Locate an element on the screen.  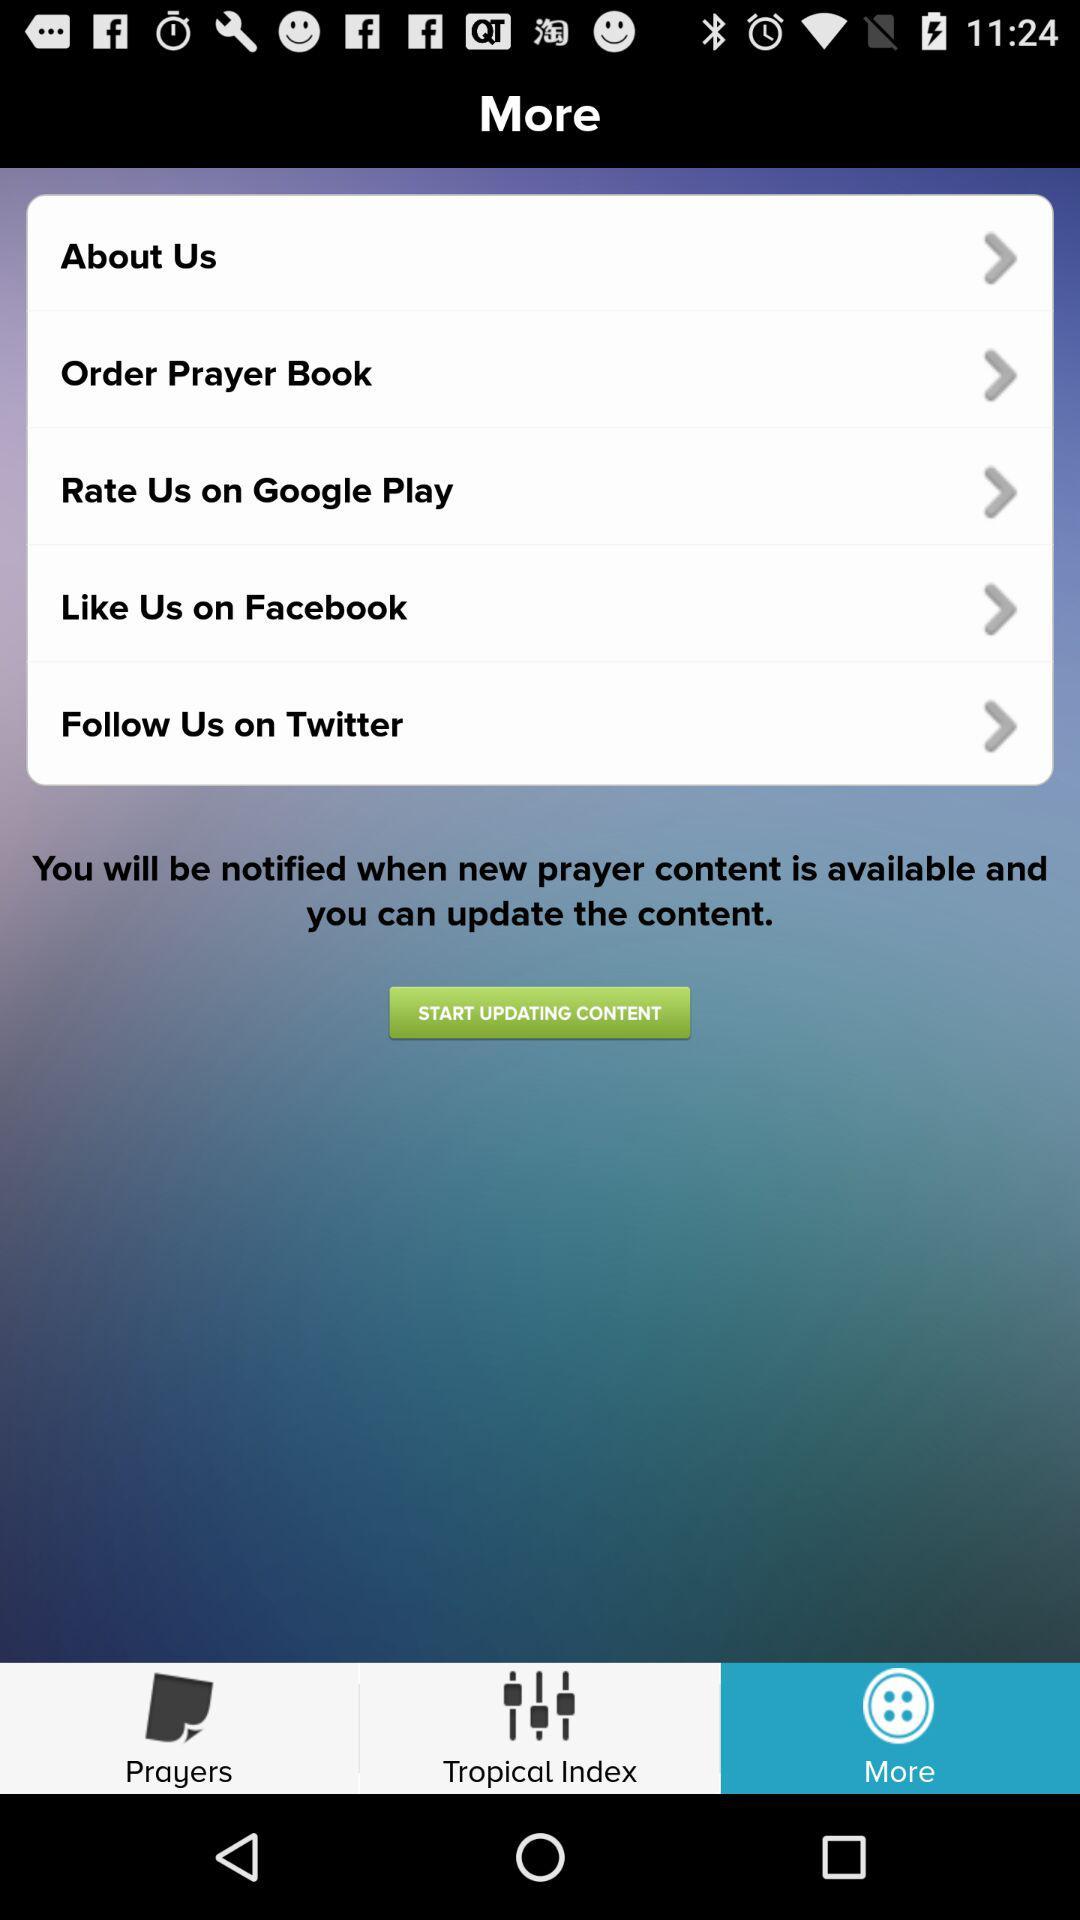
the text below the order prayer book is located at coordinates (540, 492).